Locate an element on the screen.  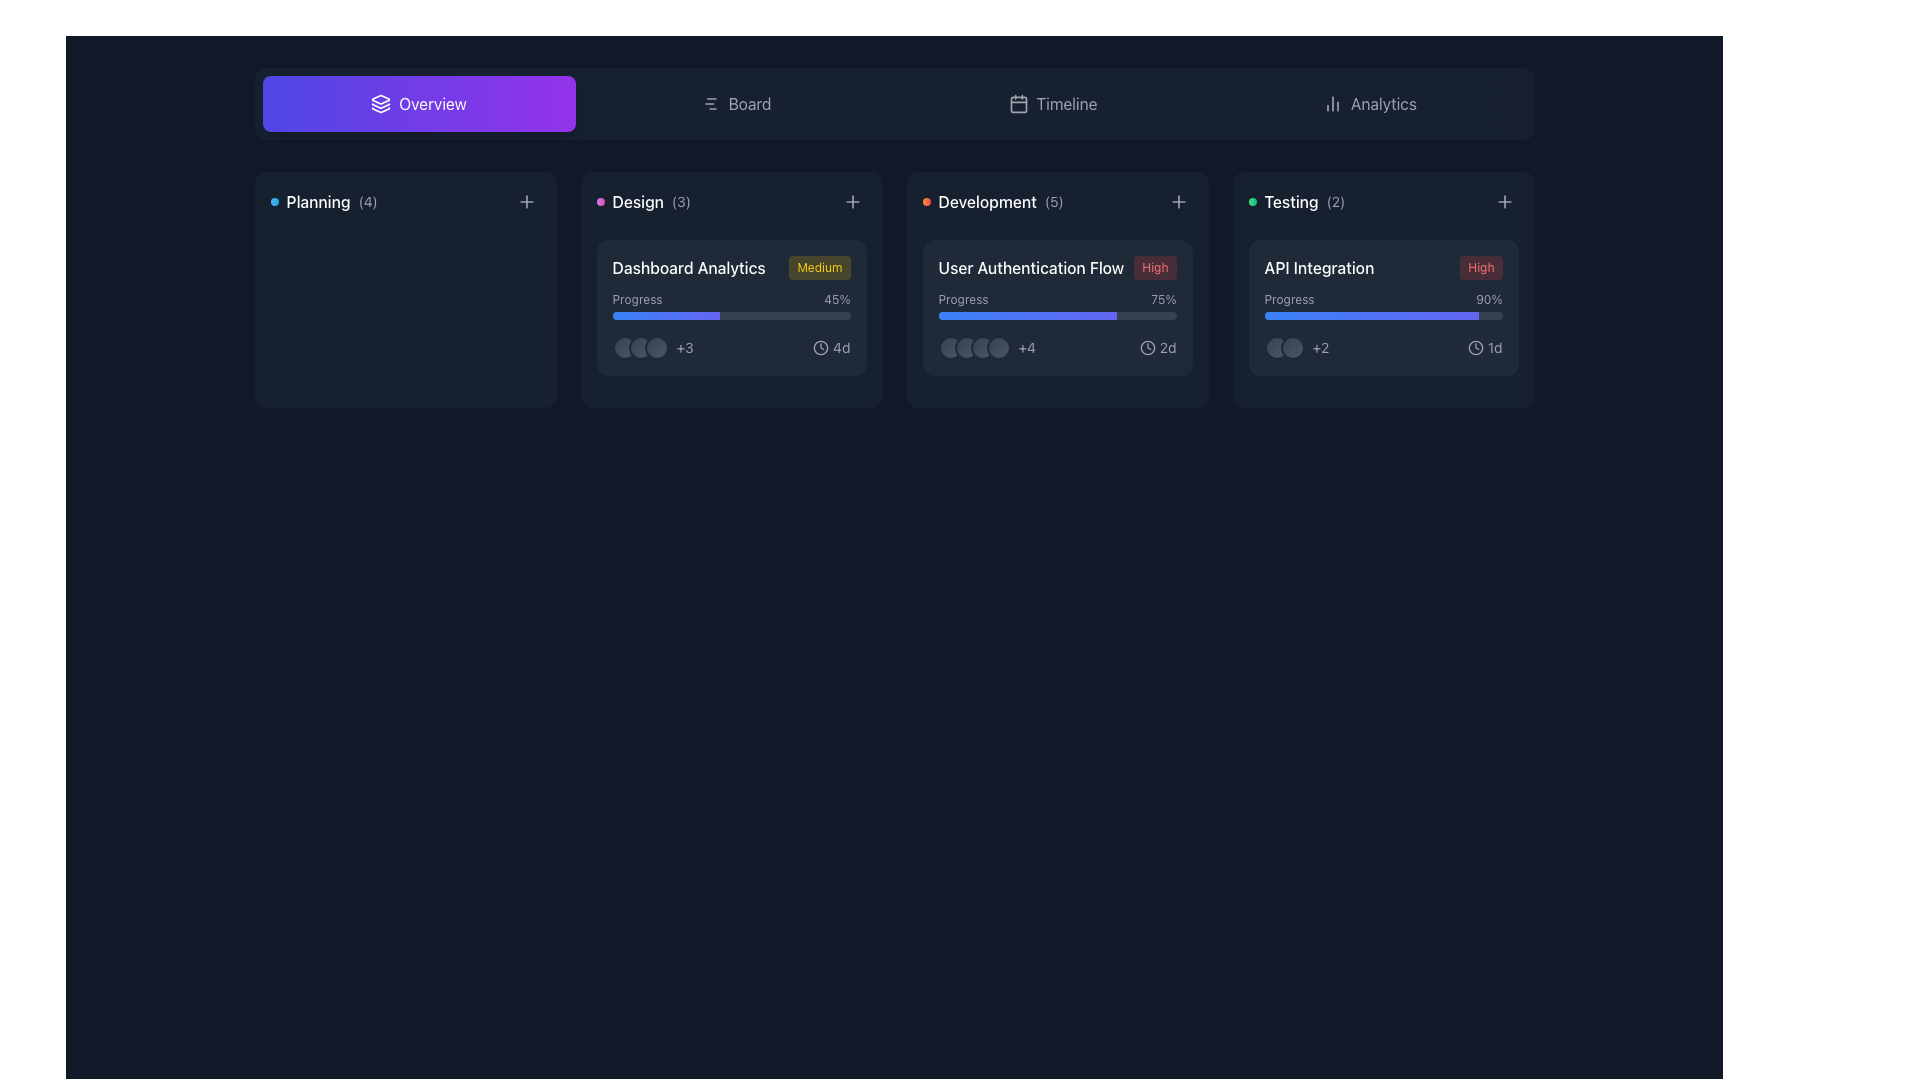
the progress indicated by the horizontally elongated progress bar with a gradient color transition from blue to indigo, located in the 'Dashboard Analytics' card under the 'Design' section, below the 'Progress' label and above '+3' is located at coordinates (666, 315).